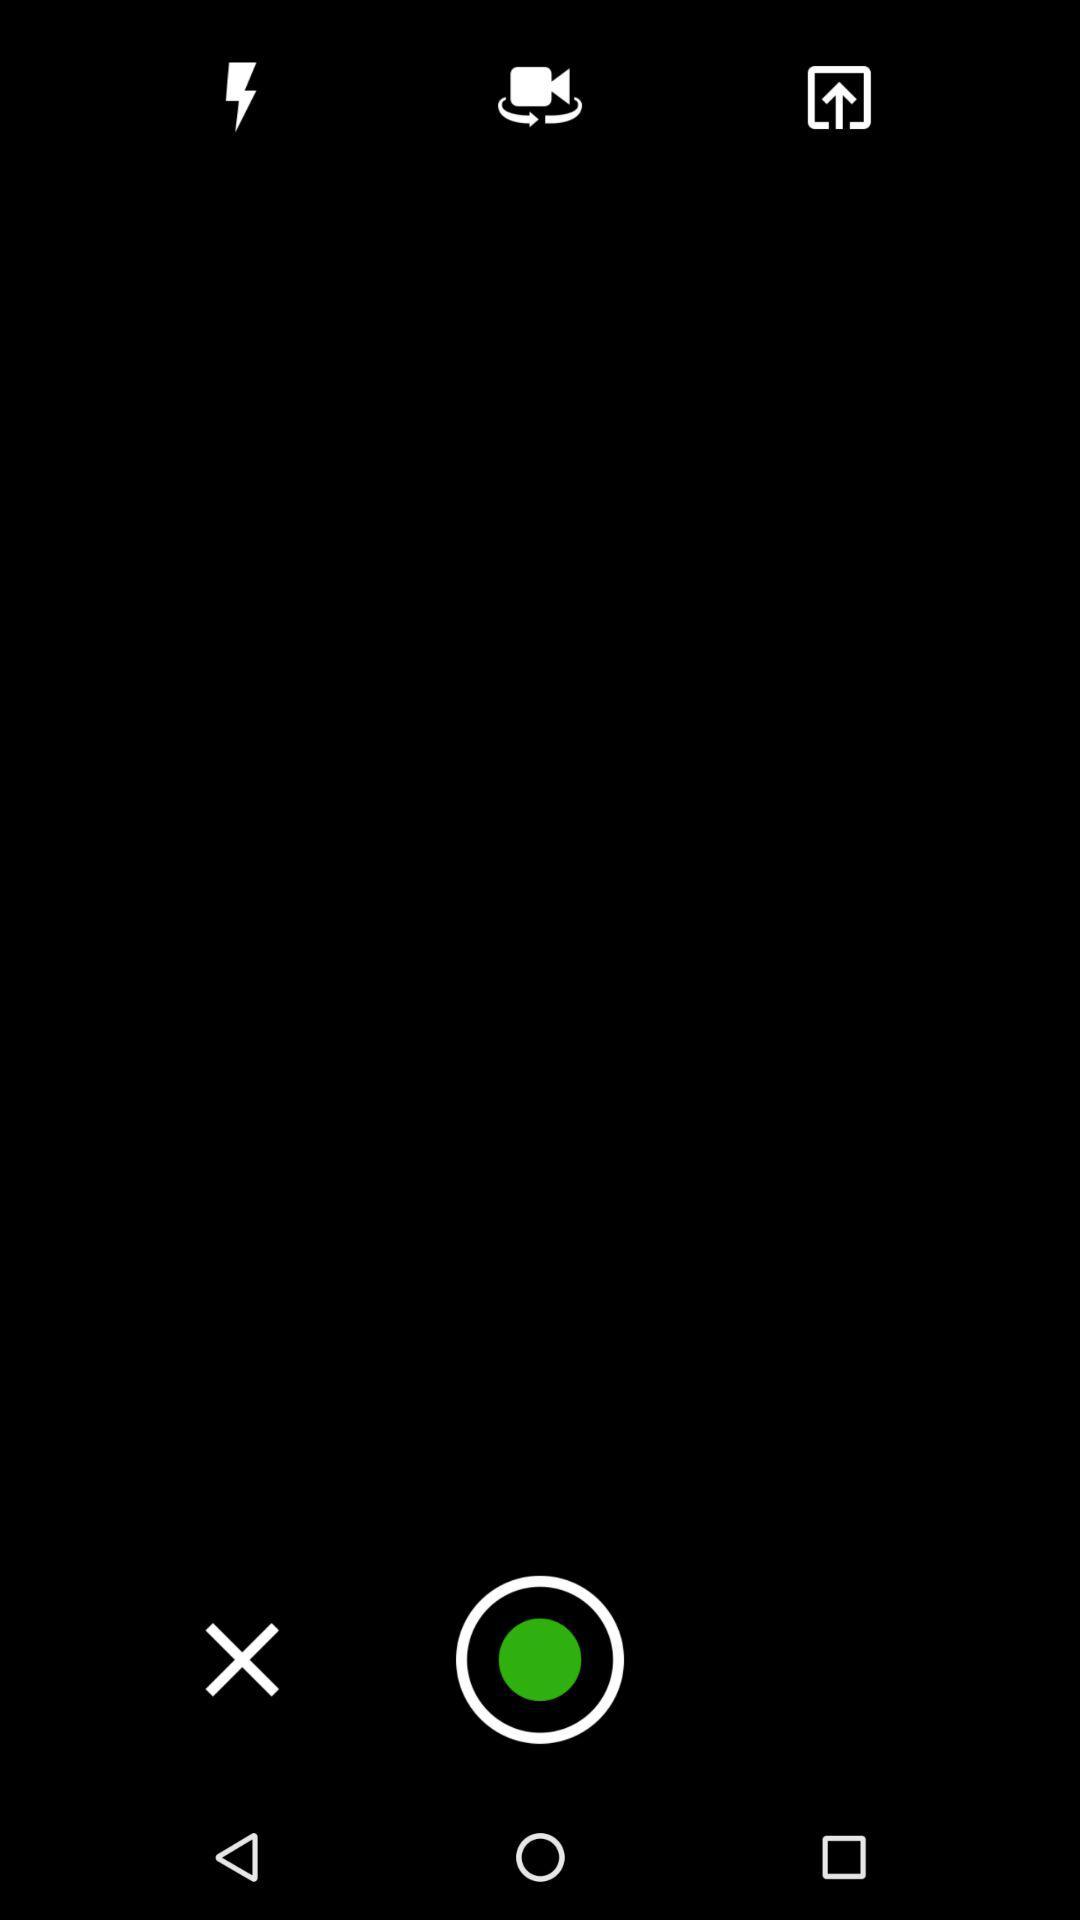 The image size is (1080, 1920). Describe the element at coordinates (240, 96) in the screenshot. I see `flash options` at that location.